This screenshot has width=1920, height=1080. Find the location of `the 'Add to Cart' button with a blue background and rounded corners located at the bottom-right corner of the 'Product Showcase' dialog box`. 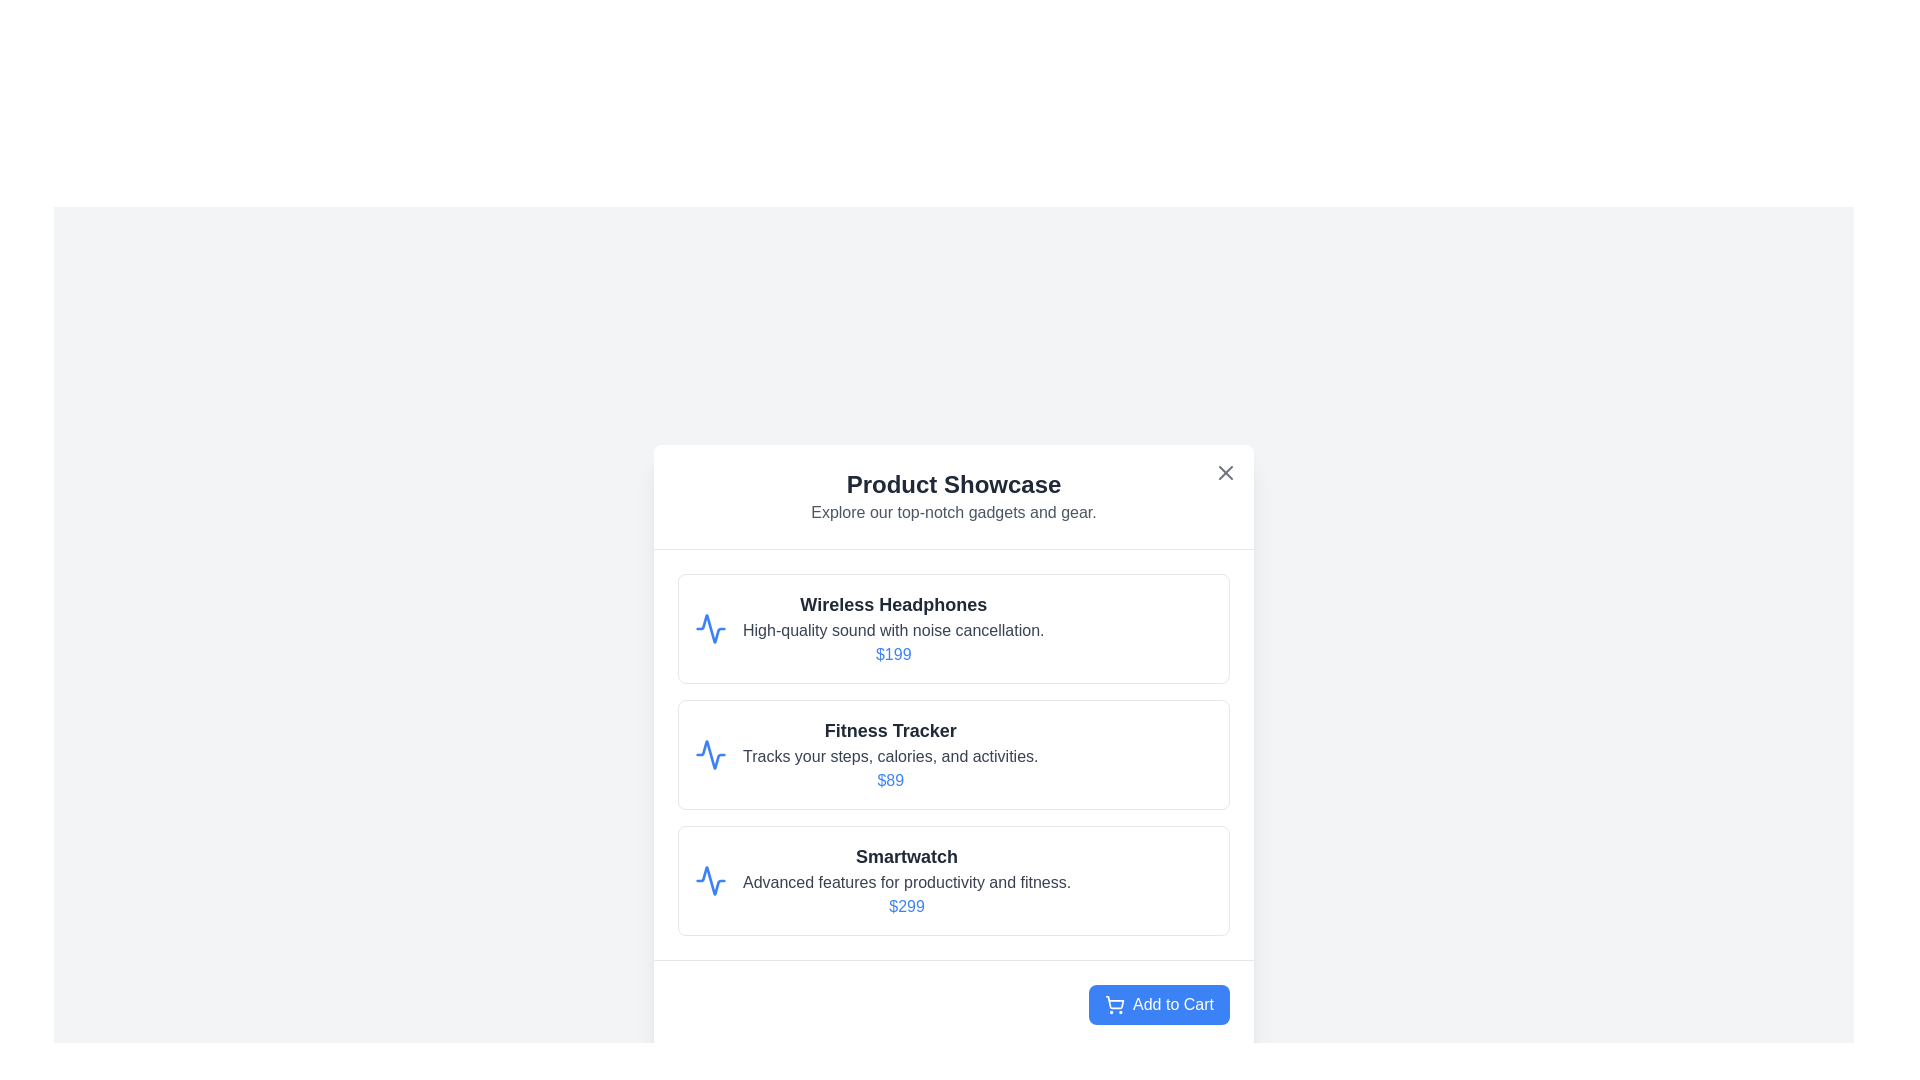

the 'Add to Cart' button with a blue background and rounded corners located at the bottom-right corner of the 'Product Showcase' dialog box is located at coordinates (953, 1004).